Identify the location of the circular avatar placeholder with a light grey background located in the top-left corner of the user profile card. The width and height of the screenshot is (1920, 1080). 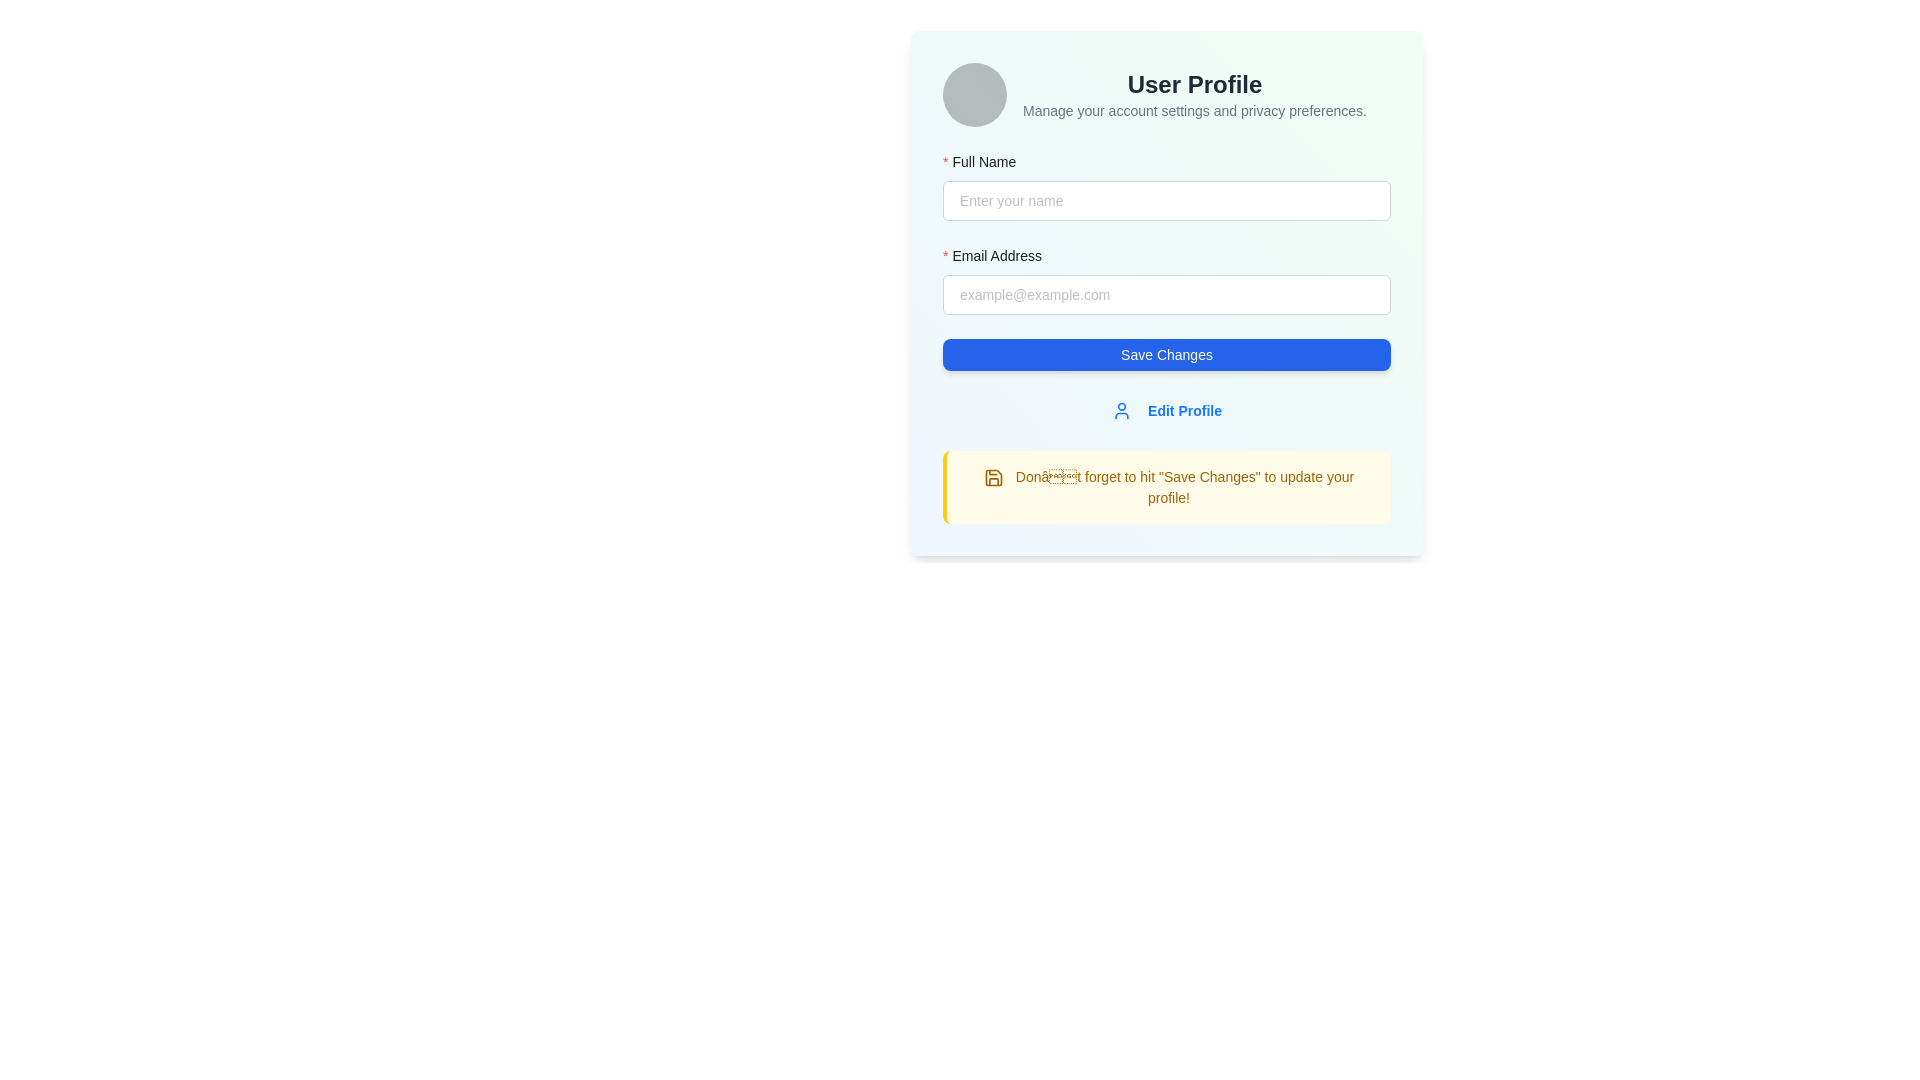
(974, 95).